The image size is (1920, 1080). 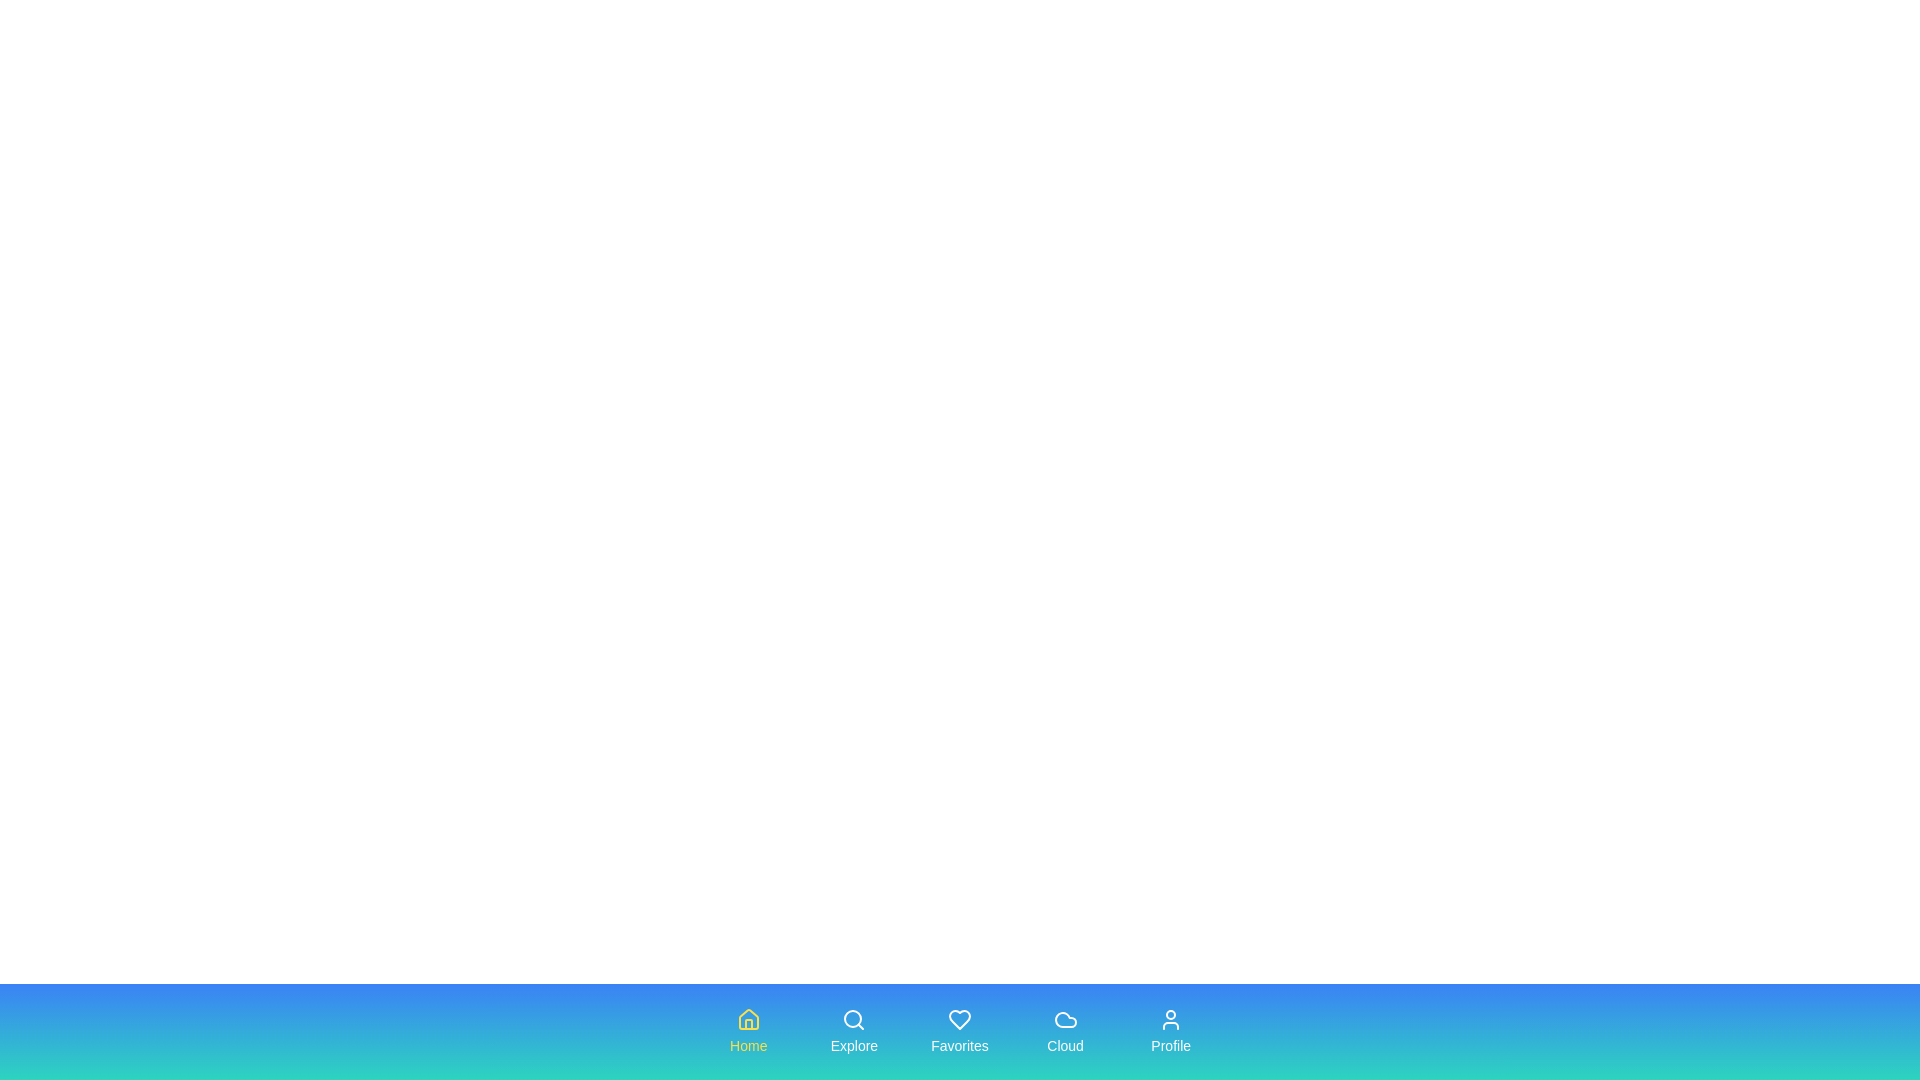 What do you see at coordinates (1064, 1032) in the screenshot?
I see `the tab labeled Cloud` at bounding box center [1064, 1032].